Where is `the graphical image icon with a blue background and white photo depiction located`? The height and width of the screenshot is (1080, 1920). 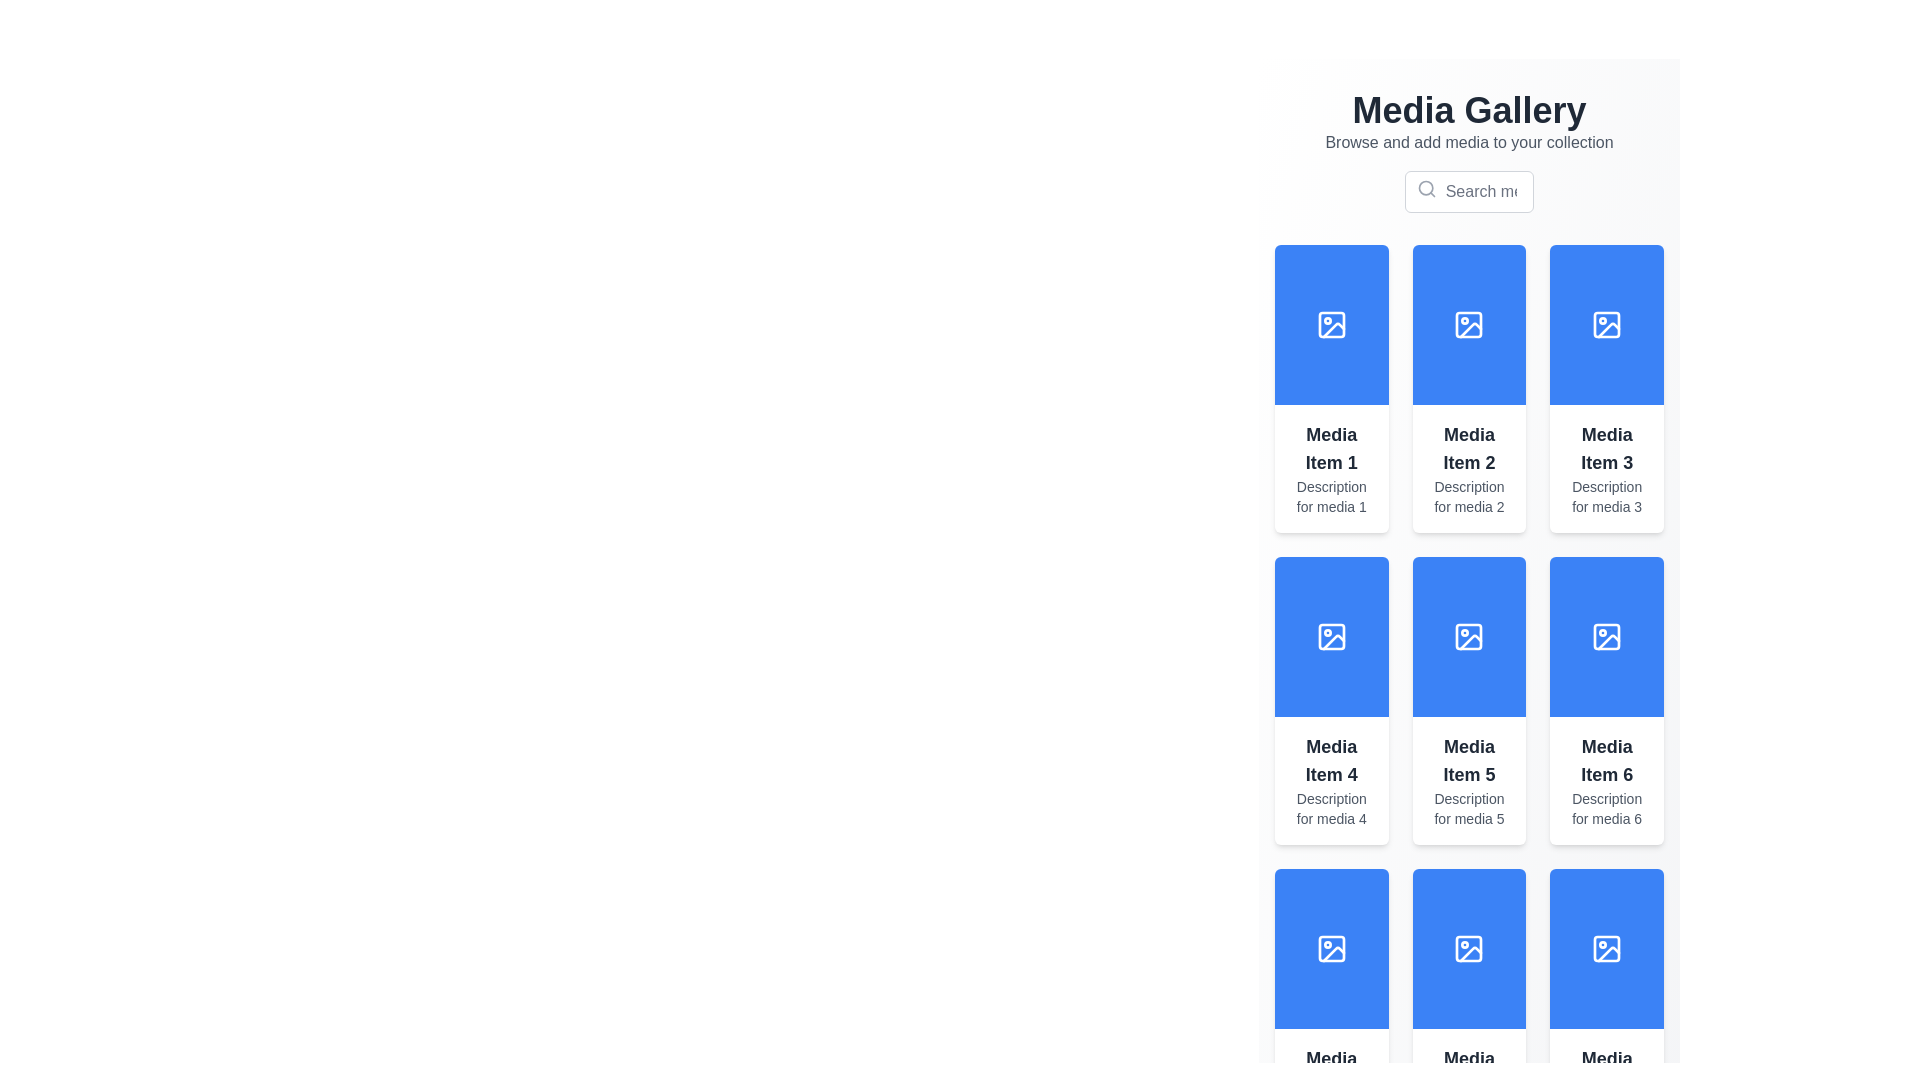
the graphical image icon with a blue background and white photo depiction located is located at coordinates (1469, 947).